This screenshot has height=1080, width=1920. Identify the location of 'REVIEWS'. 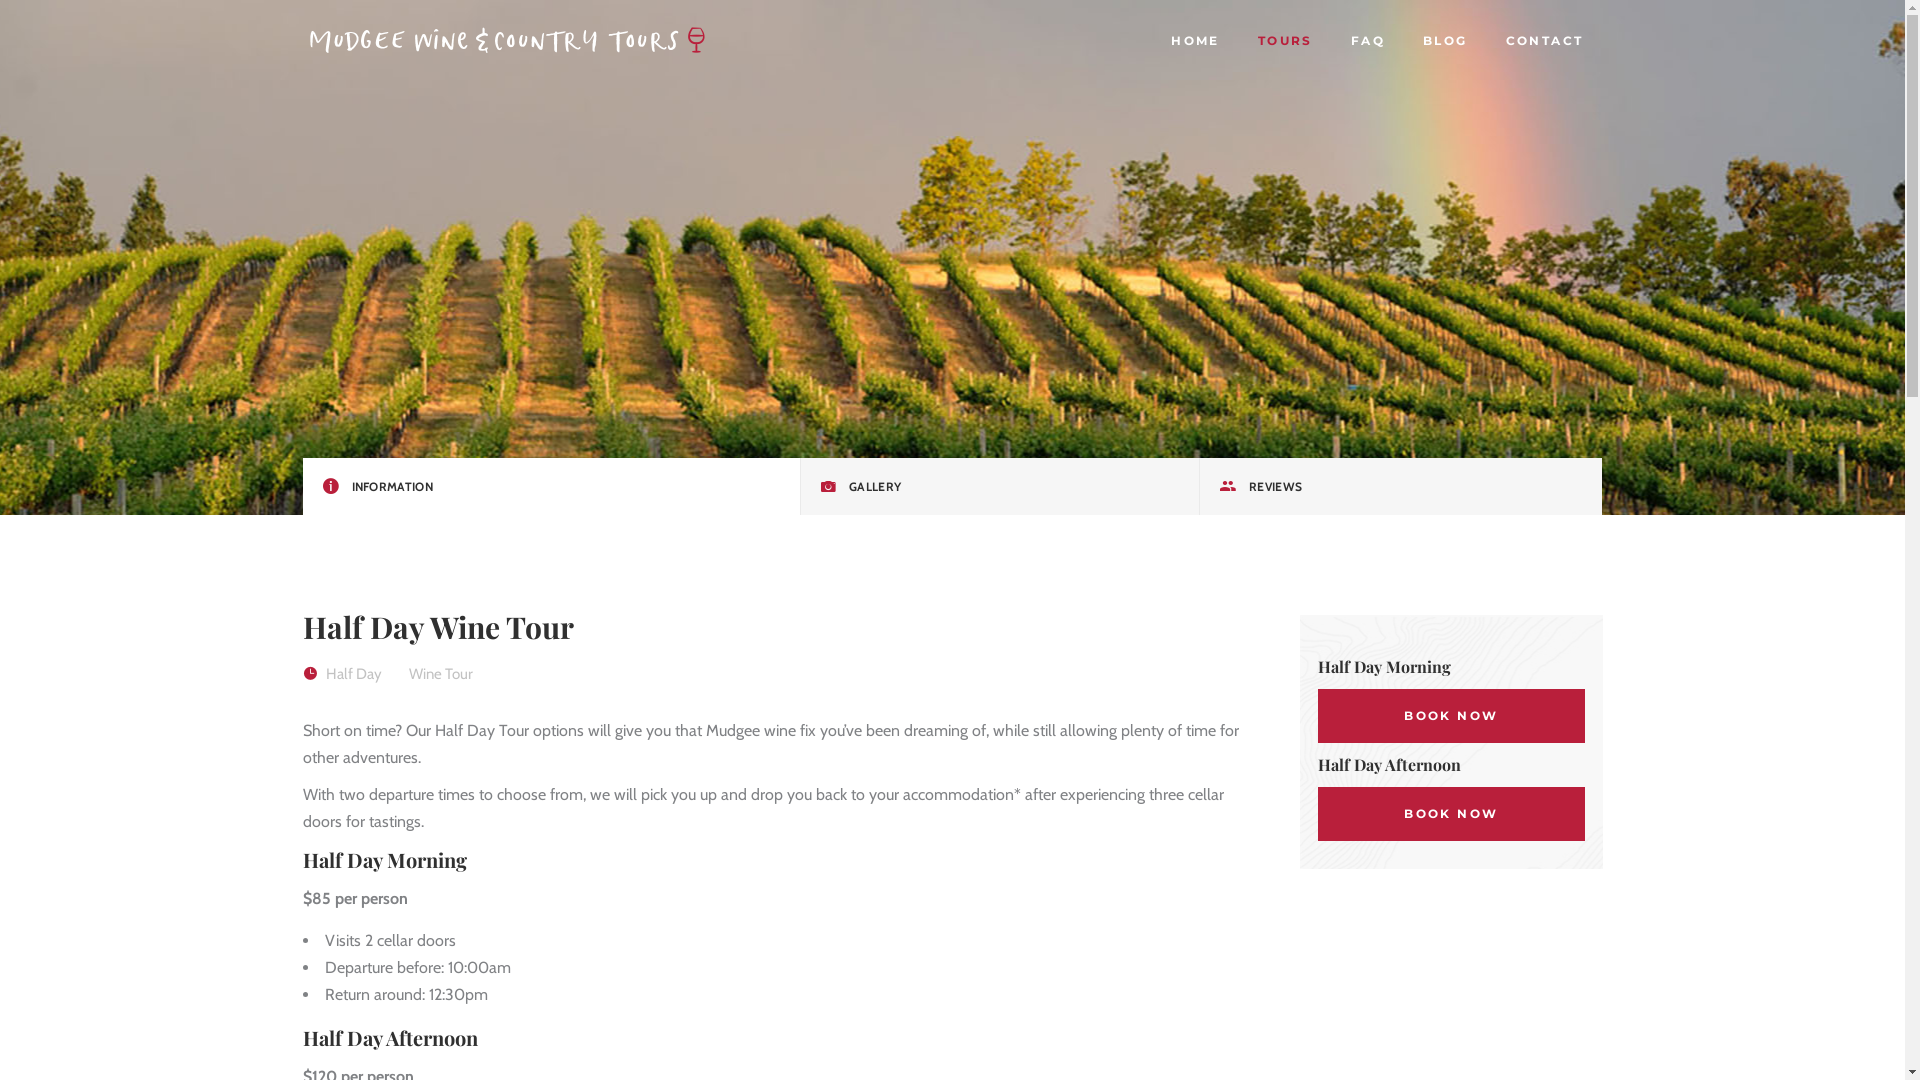
(1400, 486).